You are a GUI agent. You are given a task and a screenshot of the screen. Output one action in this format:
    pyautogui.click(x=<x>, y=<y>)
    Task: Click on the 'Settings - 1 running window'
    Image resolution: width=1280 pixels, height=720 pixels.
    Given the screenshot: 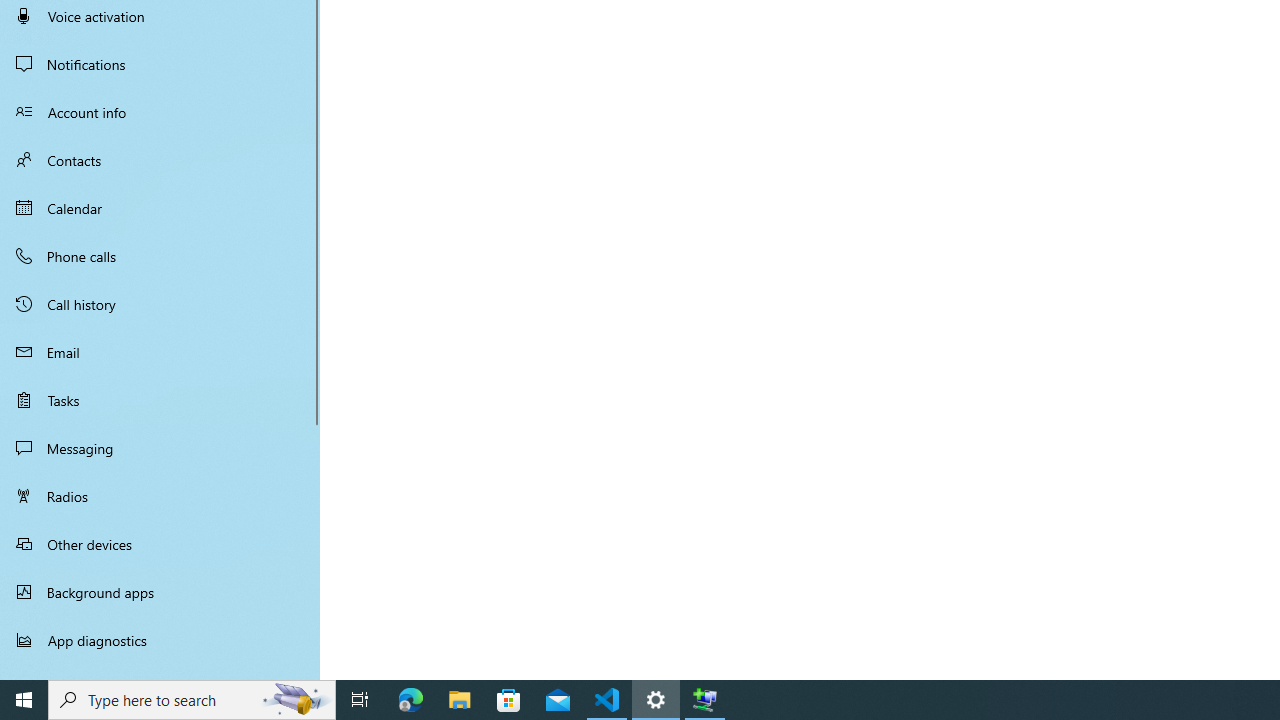 What is the action you would take?
    pyautogui.click(x=656, y=698)
    